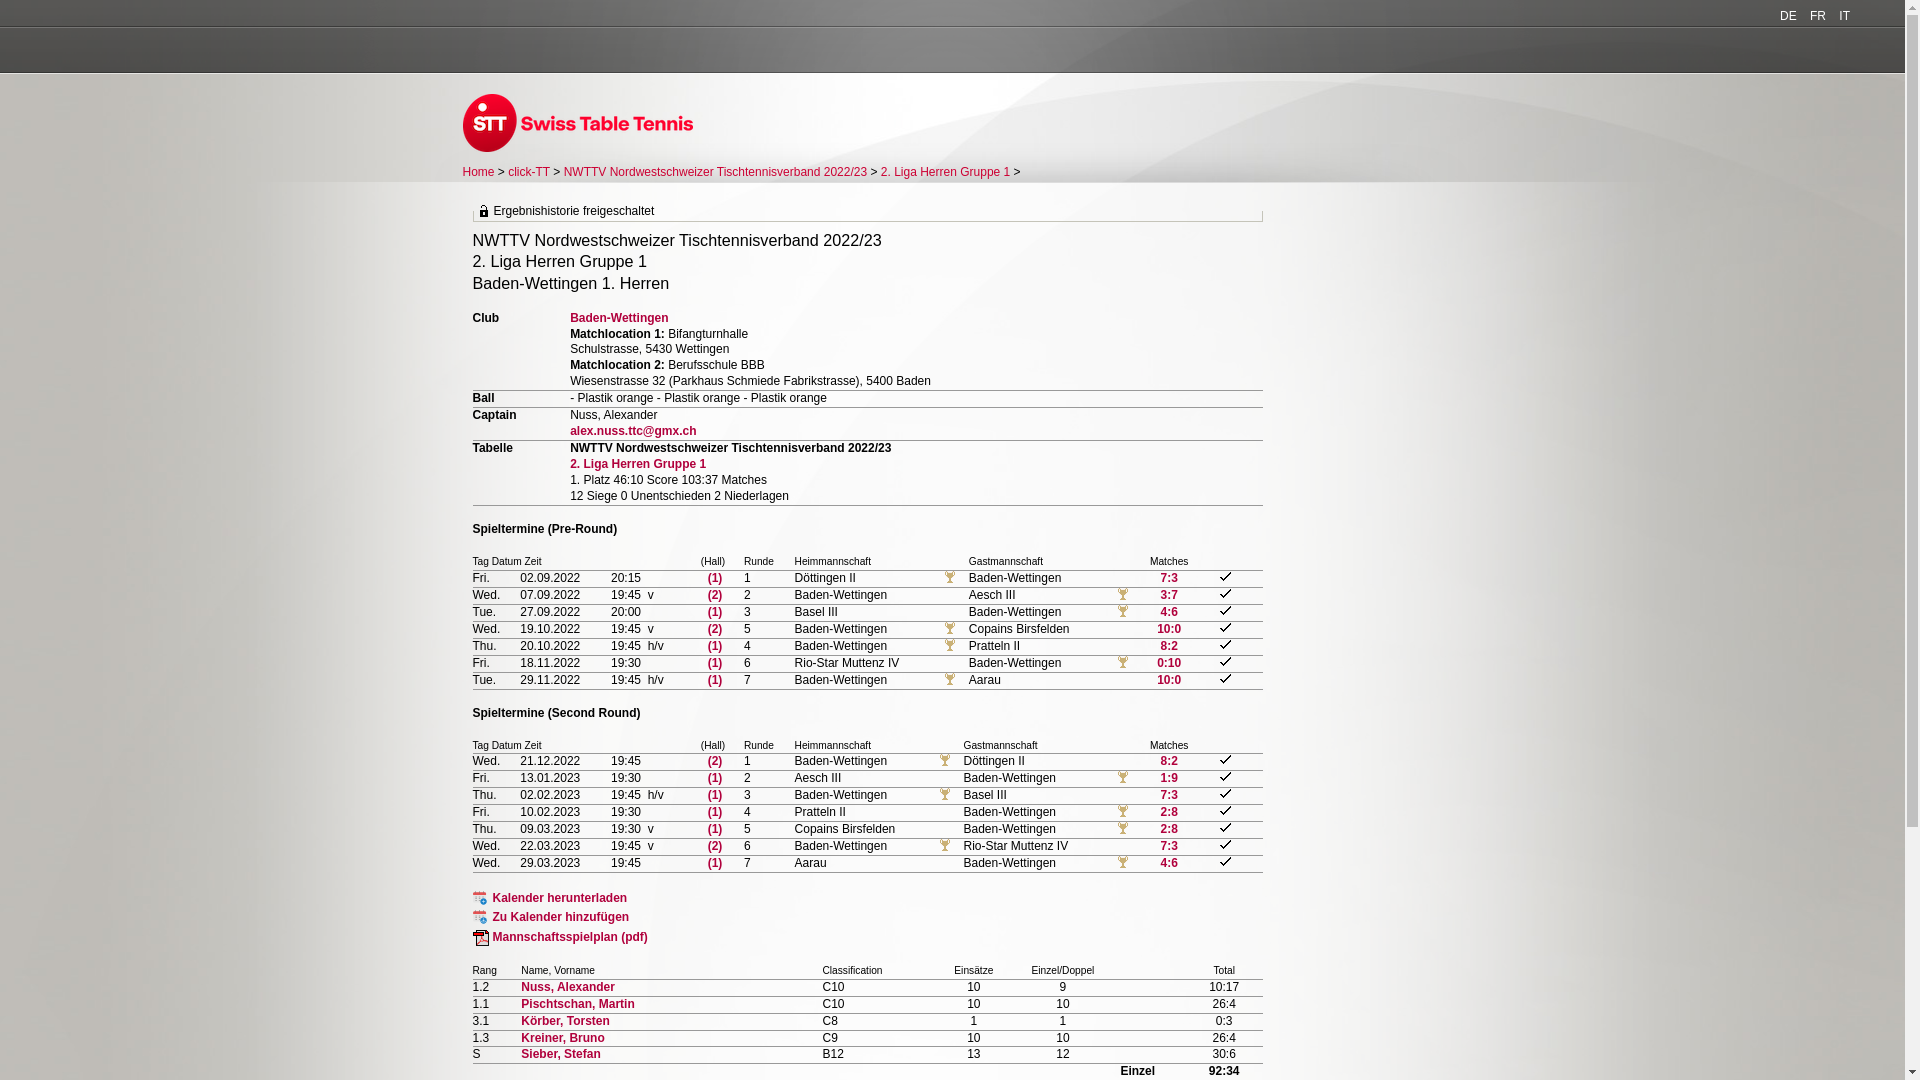 The image size is (1920, 1080). I want to click on 'Spielbericht genehmigt', so click(1224, 592).